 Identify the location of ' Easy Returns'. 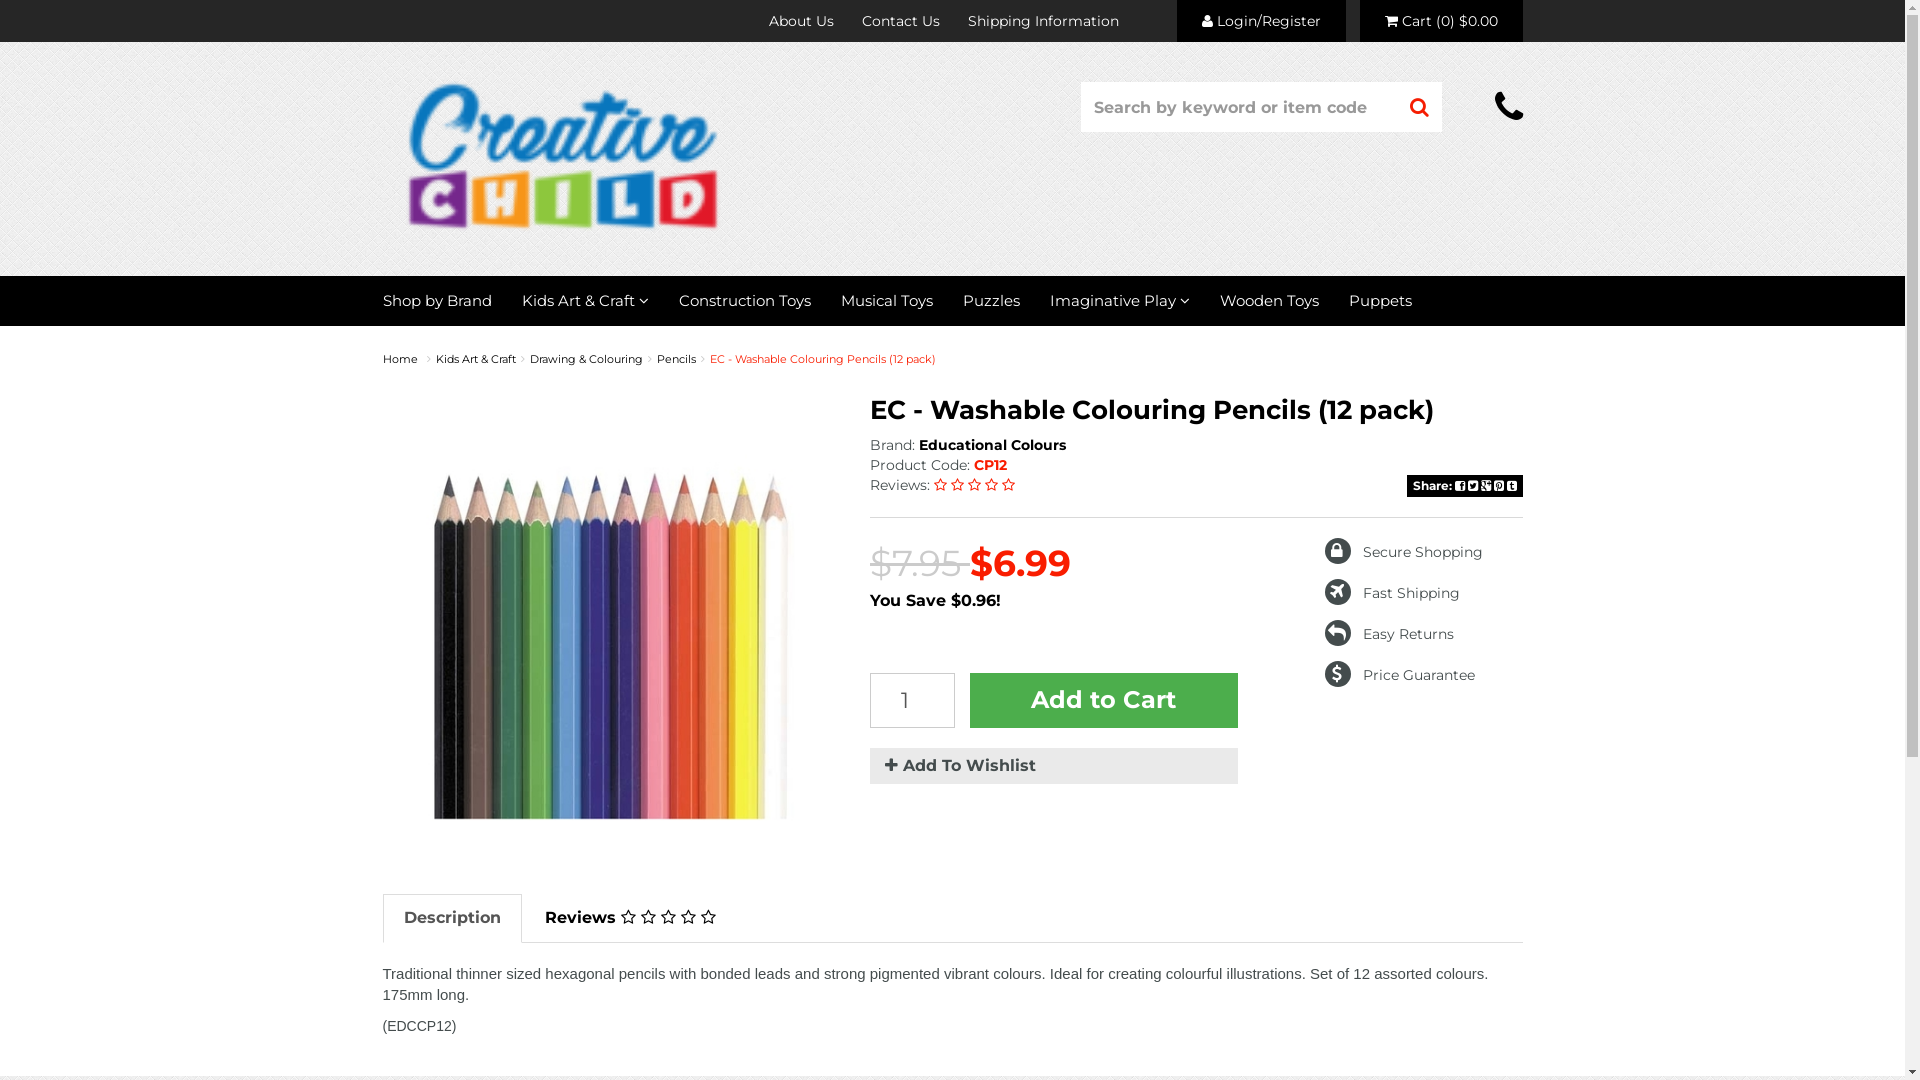
(1324, 633).